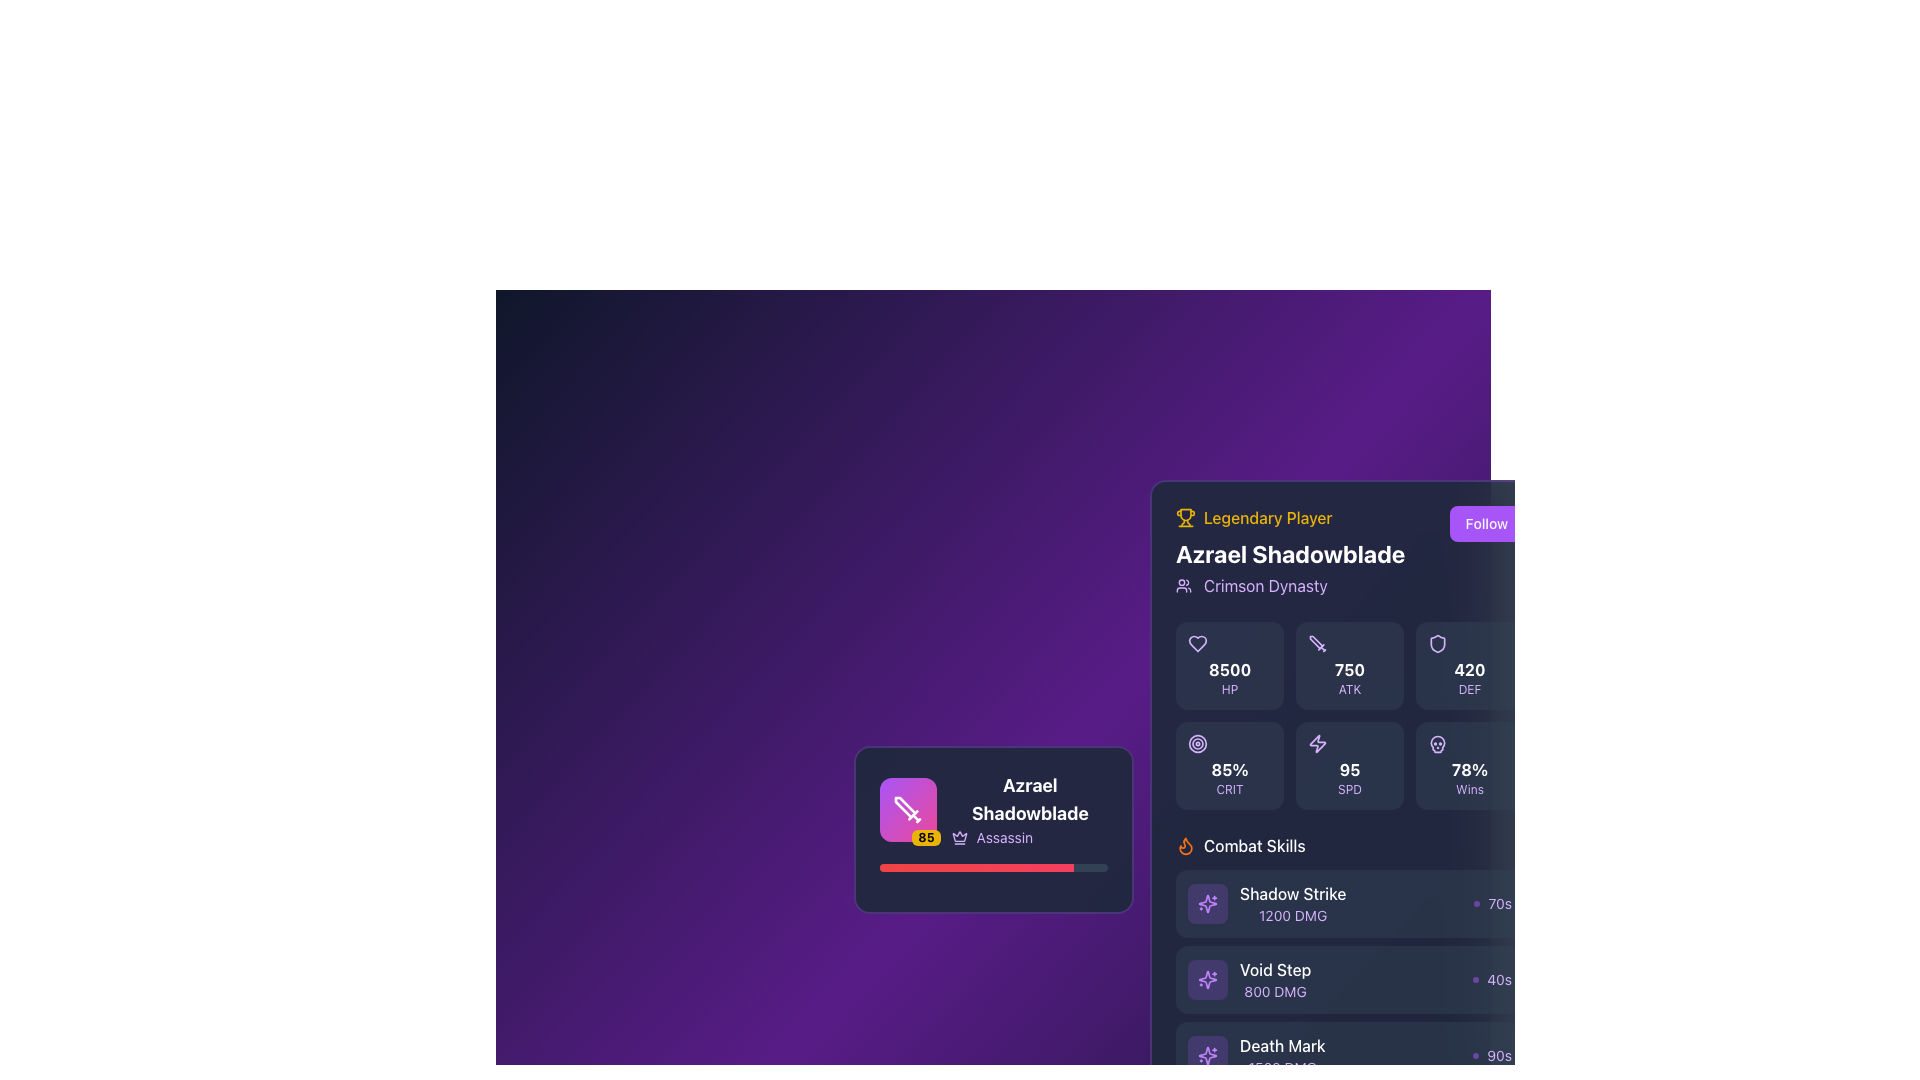 Image resolution: width=1920 pixels, height=1080 pixels. Describe the element at coordinates (1197, 644) in the screenshot. I see `the SVG icon that serves as a visual indicator for liking or favoriting the player's information, located near the top of the player's information panel` at that location.